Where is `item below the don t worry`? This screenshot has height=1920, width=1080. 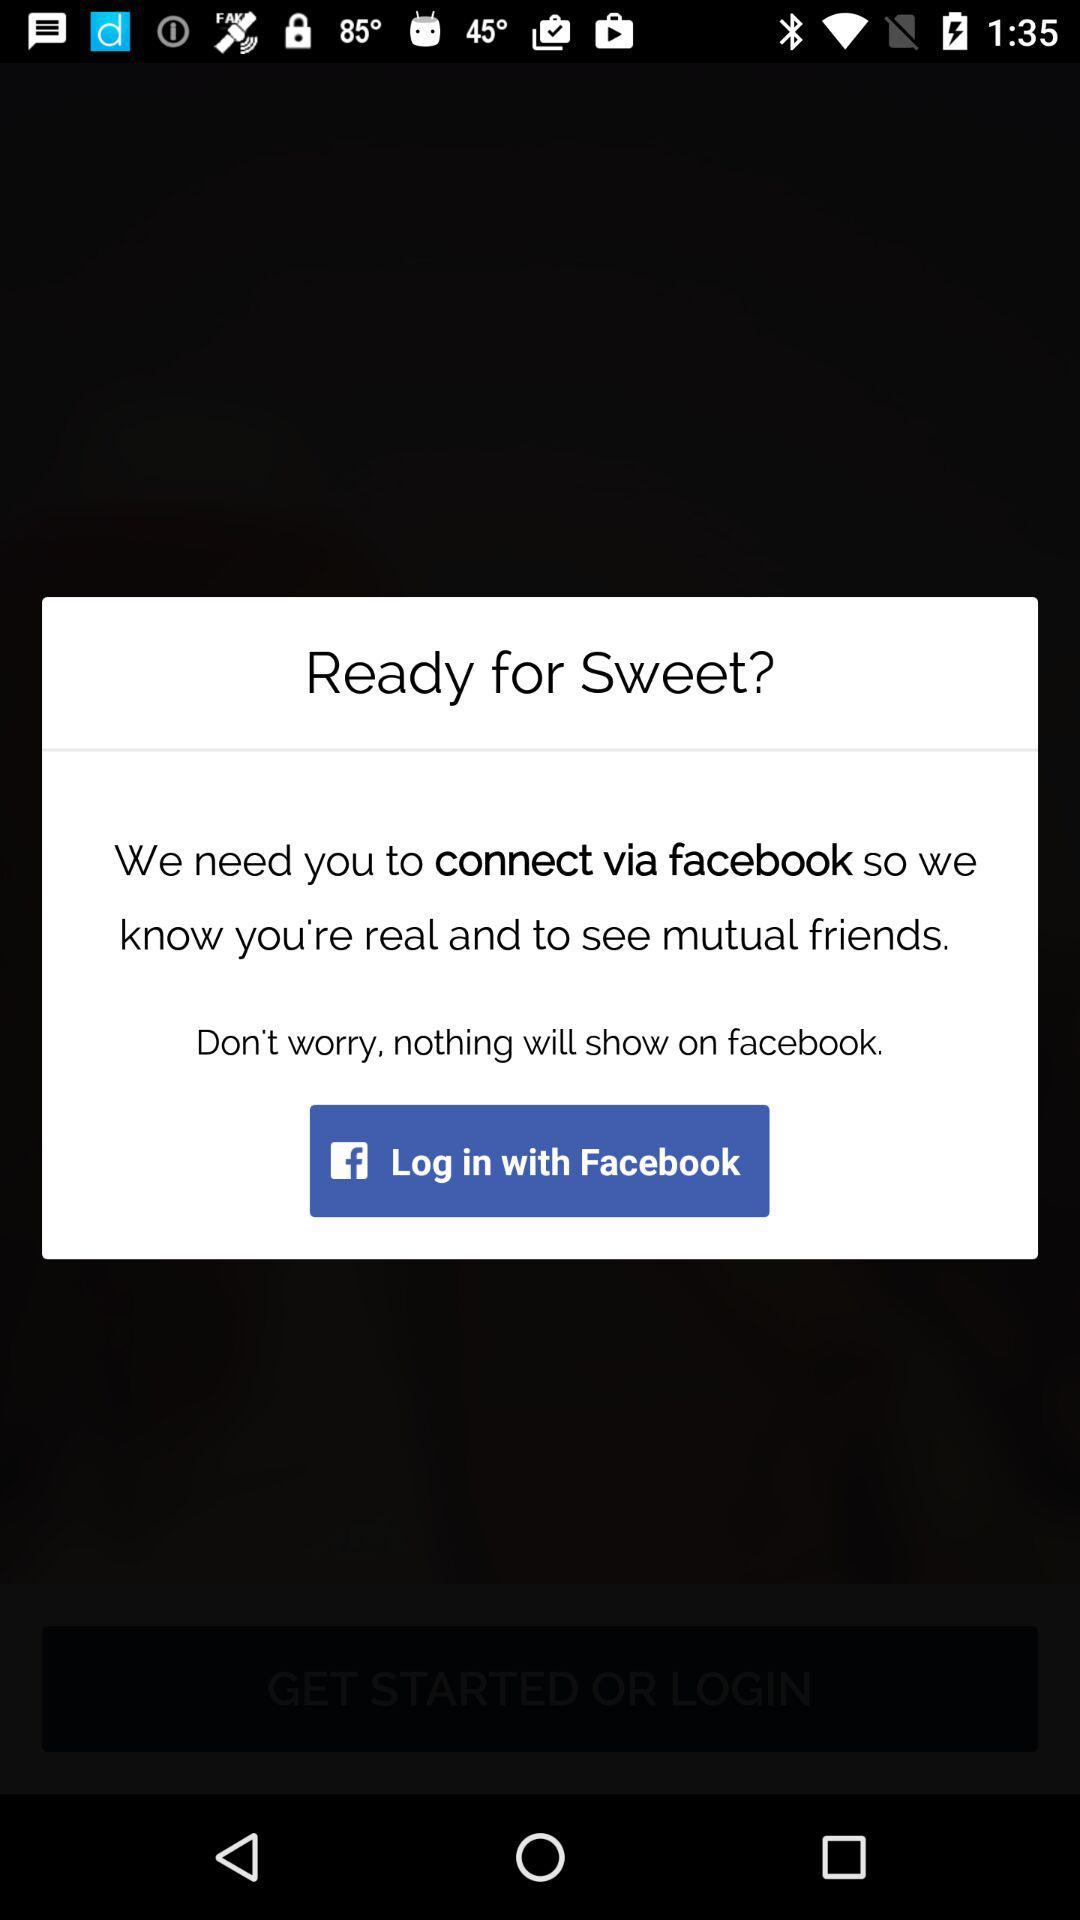
item below the don t worry is located at coordinates (538, 1161).